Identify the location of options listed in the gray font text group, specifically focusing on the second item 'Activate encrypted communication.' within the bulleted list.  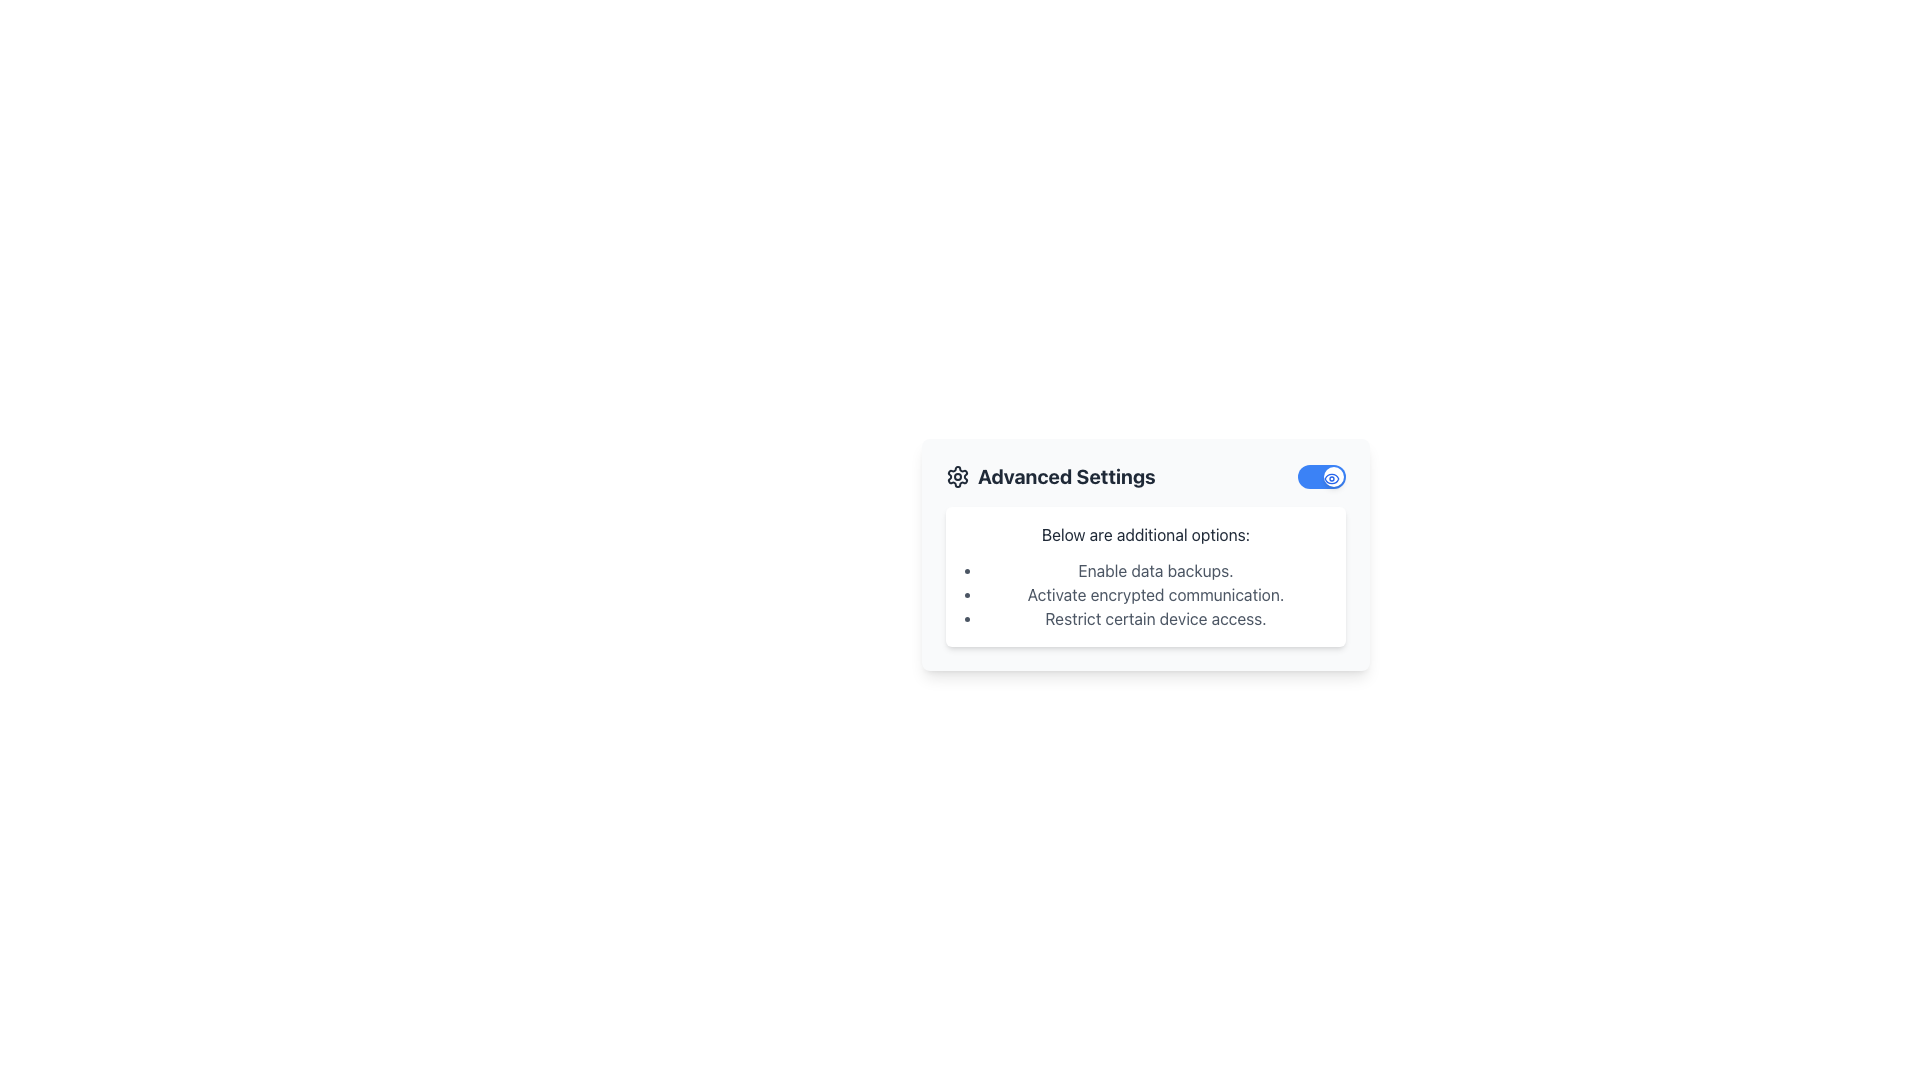
(1156, 593).